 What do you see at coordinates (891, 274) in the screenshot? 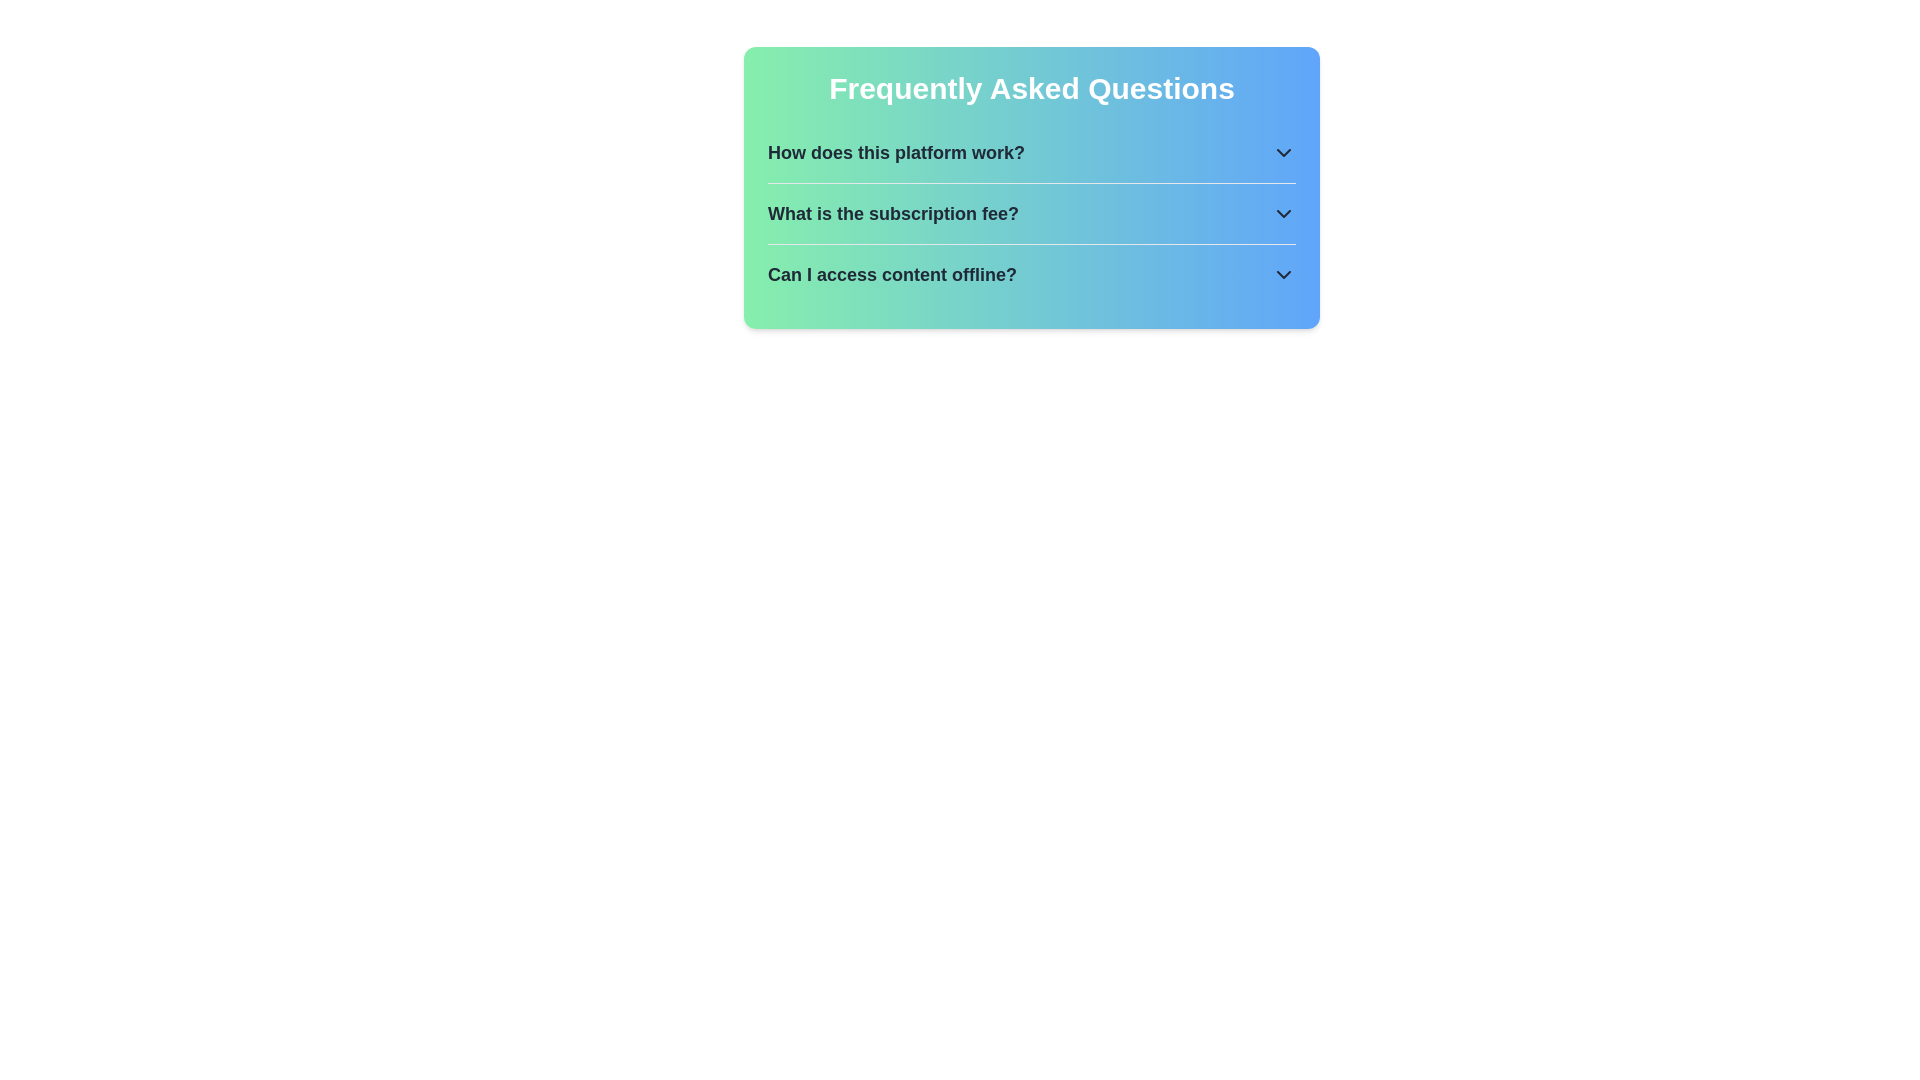
I see `the text label 'Can I access content offline?'` at bounding box center [891, 274].